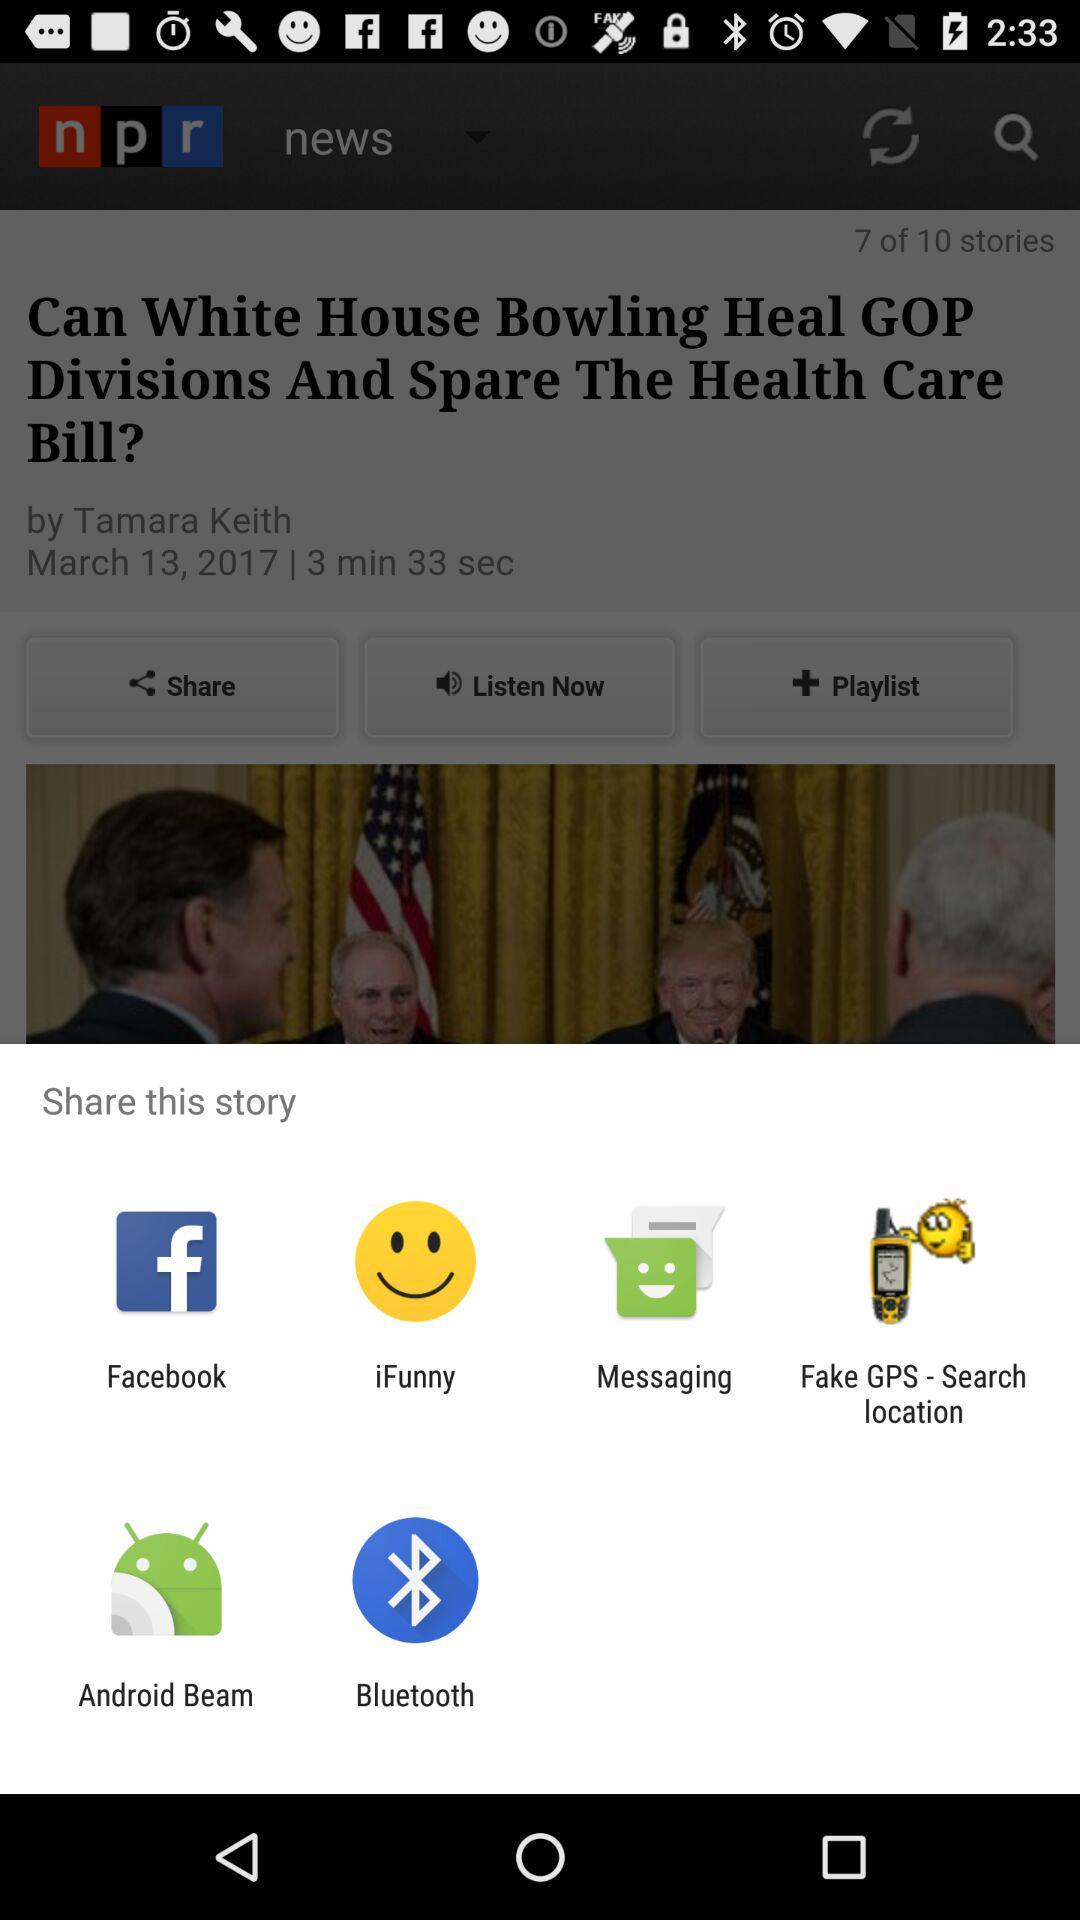  I want to click on the app to the left of messaging icon, so click(414, 1392).